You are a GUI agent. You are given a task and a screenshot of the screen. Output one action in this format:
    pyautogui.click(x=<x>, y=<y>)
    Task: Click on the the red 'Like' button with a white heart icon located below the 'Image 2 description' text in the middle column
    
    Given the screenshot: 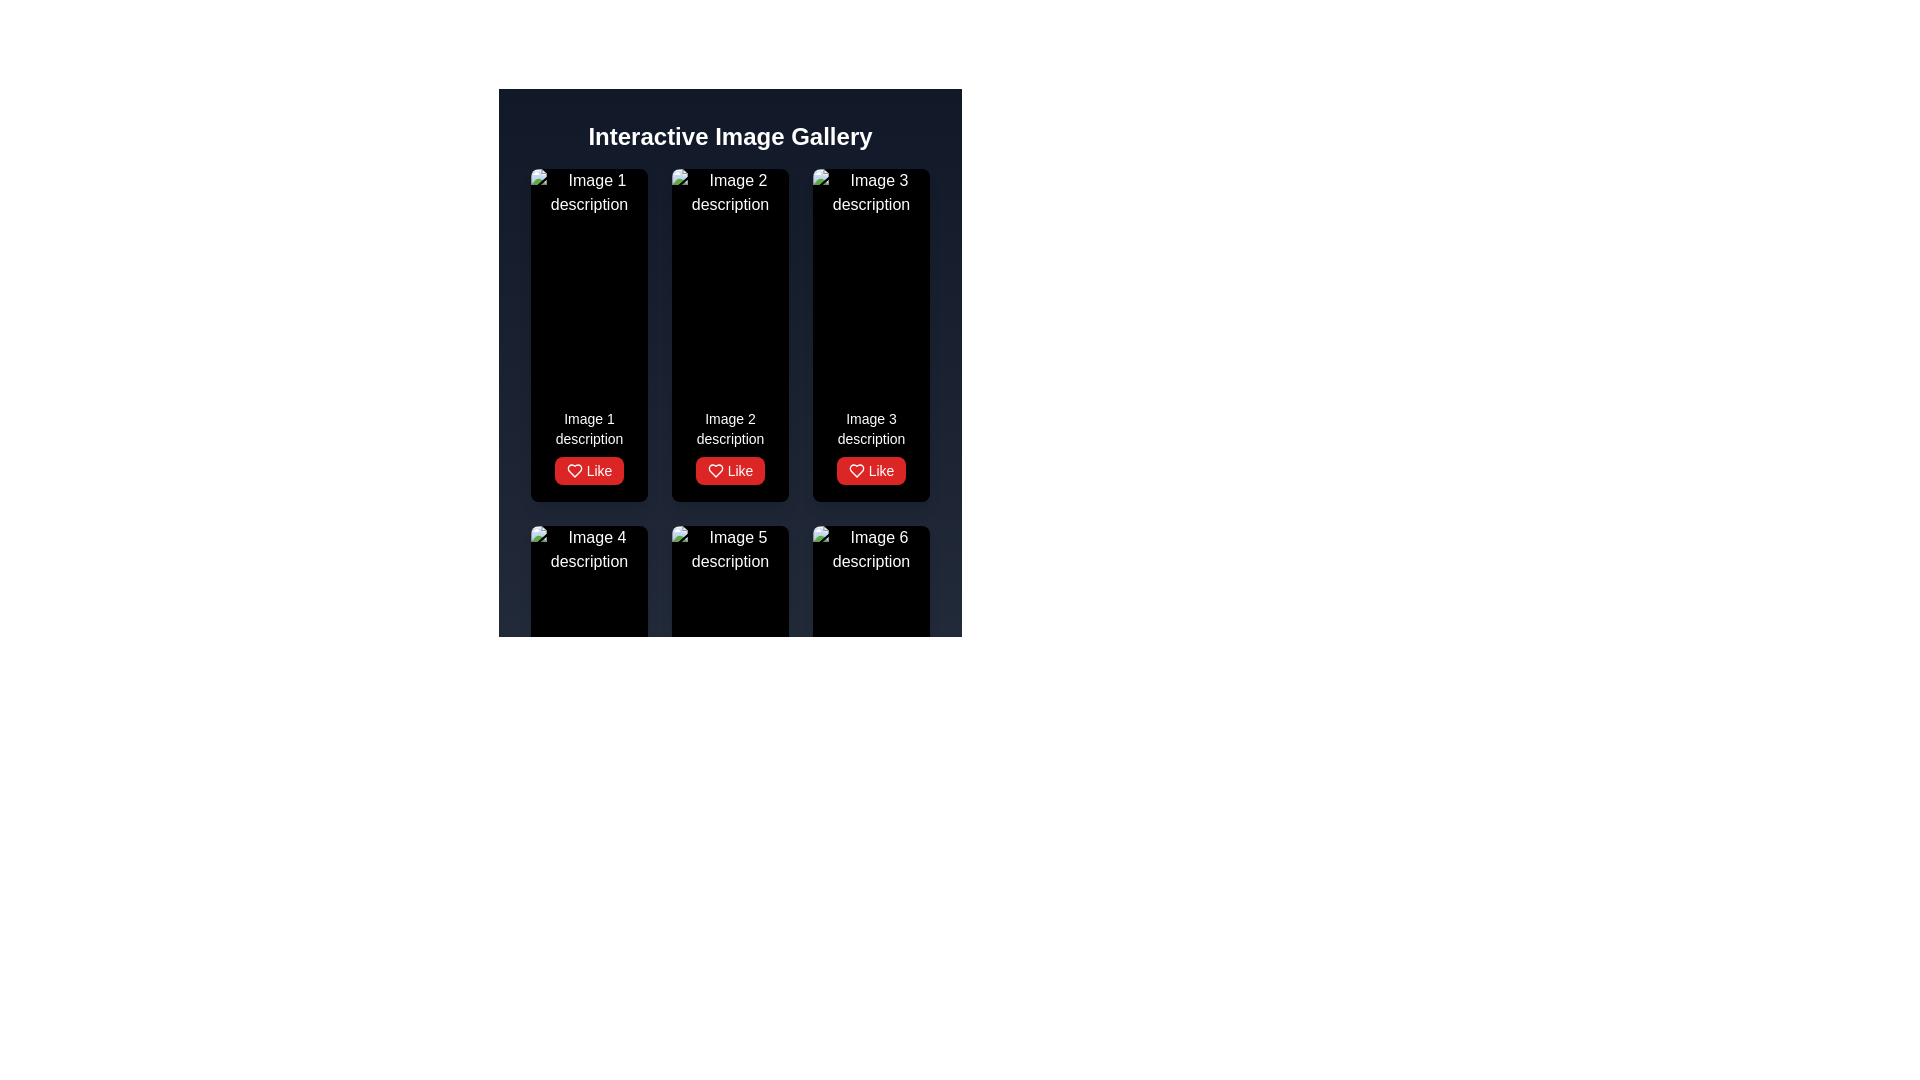 What is the action you would take?
    pyautogui.click(x=729, y=470)
    